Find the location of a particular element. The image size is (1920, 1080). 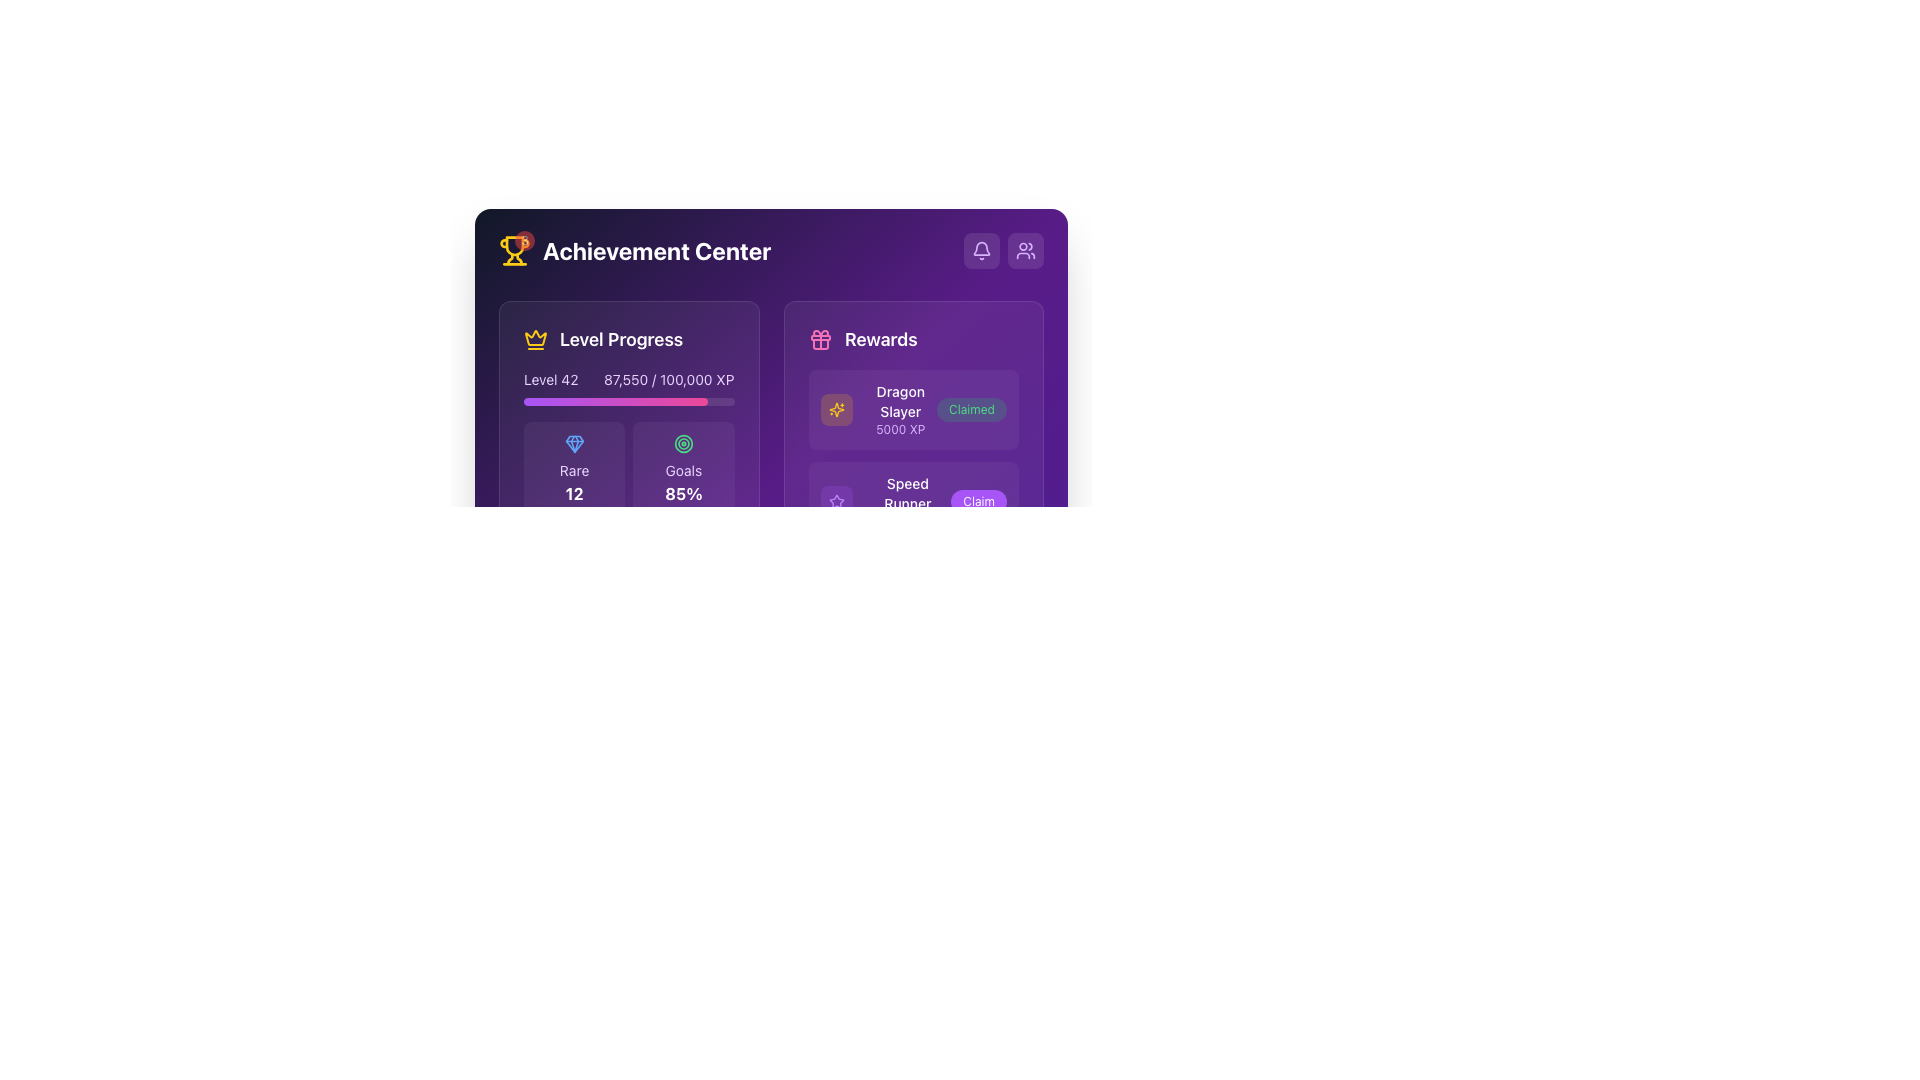

the Icon/Badge that serves as a decorative indicator for the associated reward item, located to the left of the 'Dragon Slayer' text is located at coordinates (836, 408).